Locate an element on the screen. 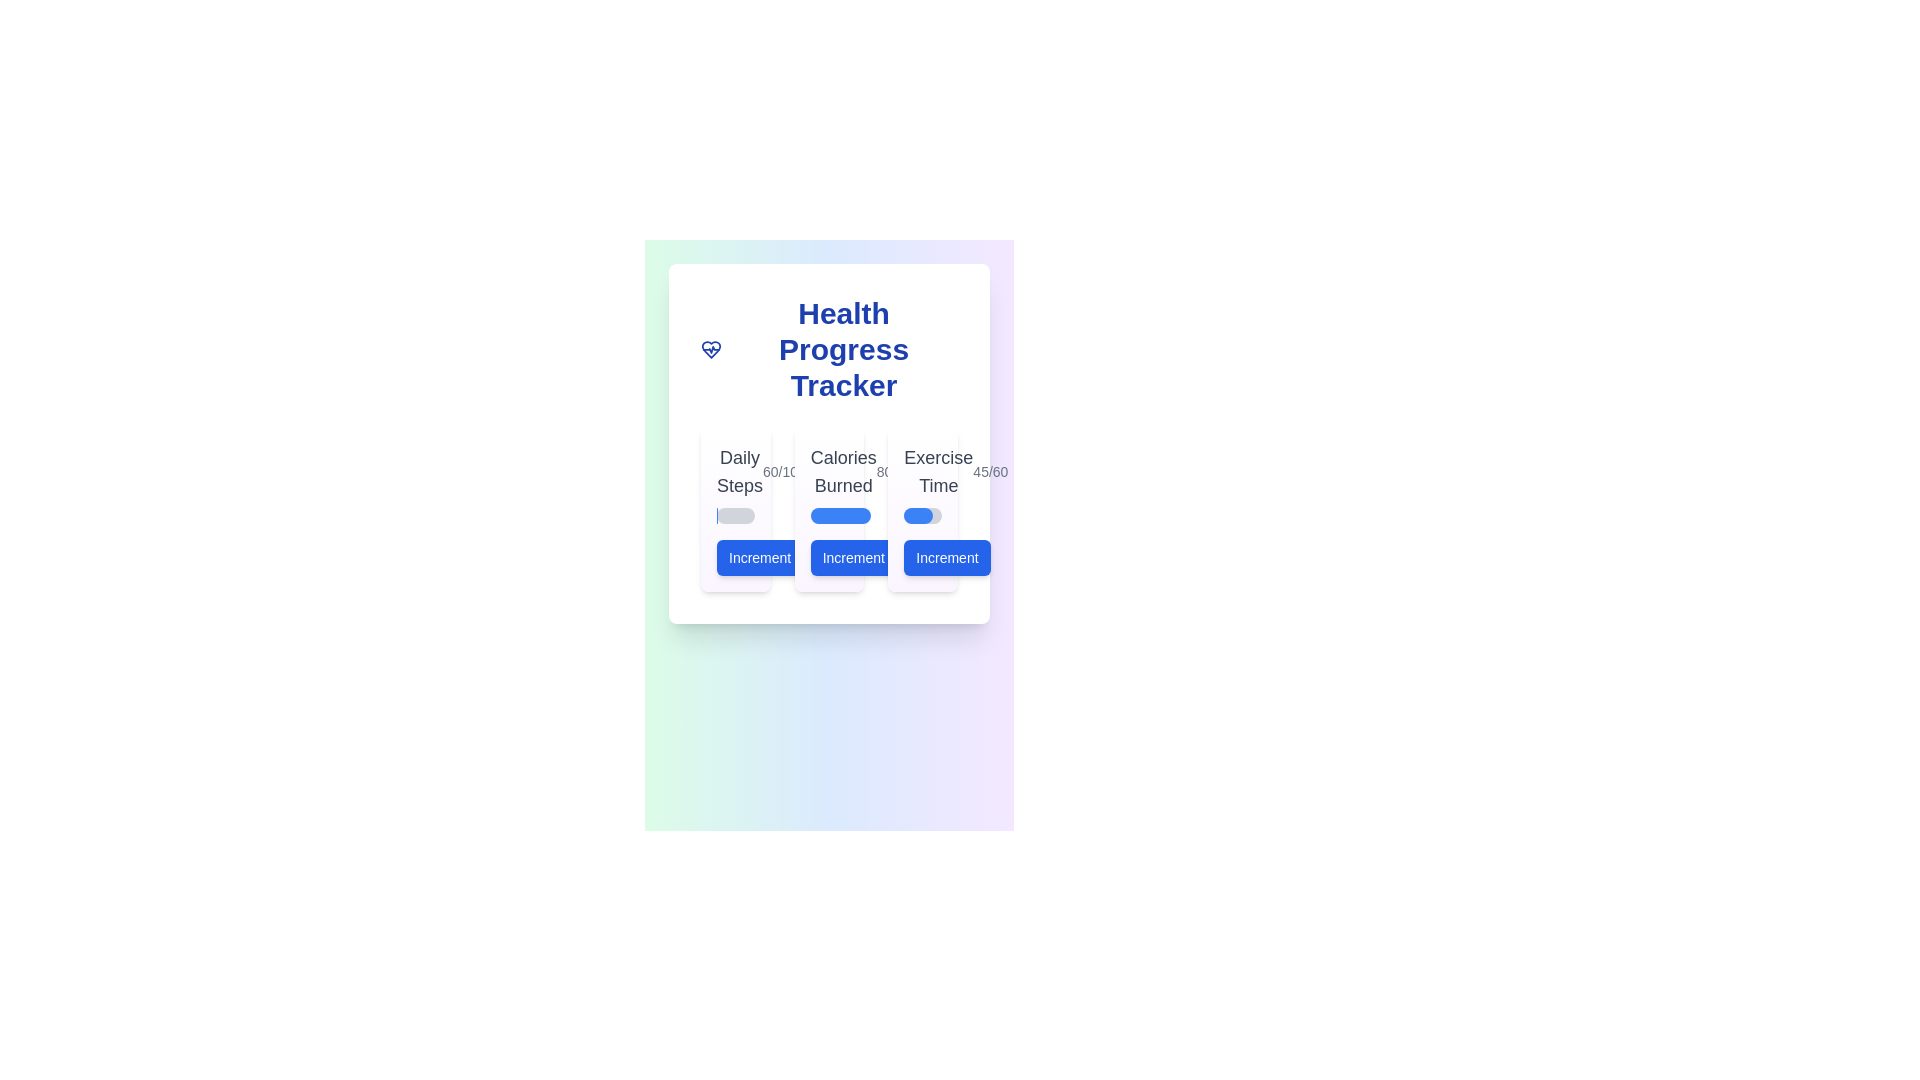 The width and height of the screenshot is (1920, 1080). the leftmost button under the 'Daily Steps' section to increment the value of the Daily Steps tracker is located at coordinates (758, 558).